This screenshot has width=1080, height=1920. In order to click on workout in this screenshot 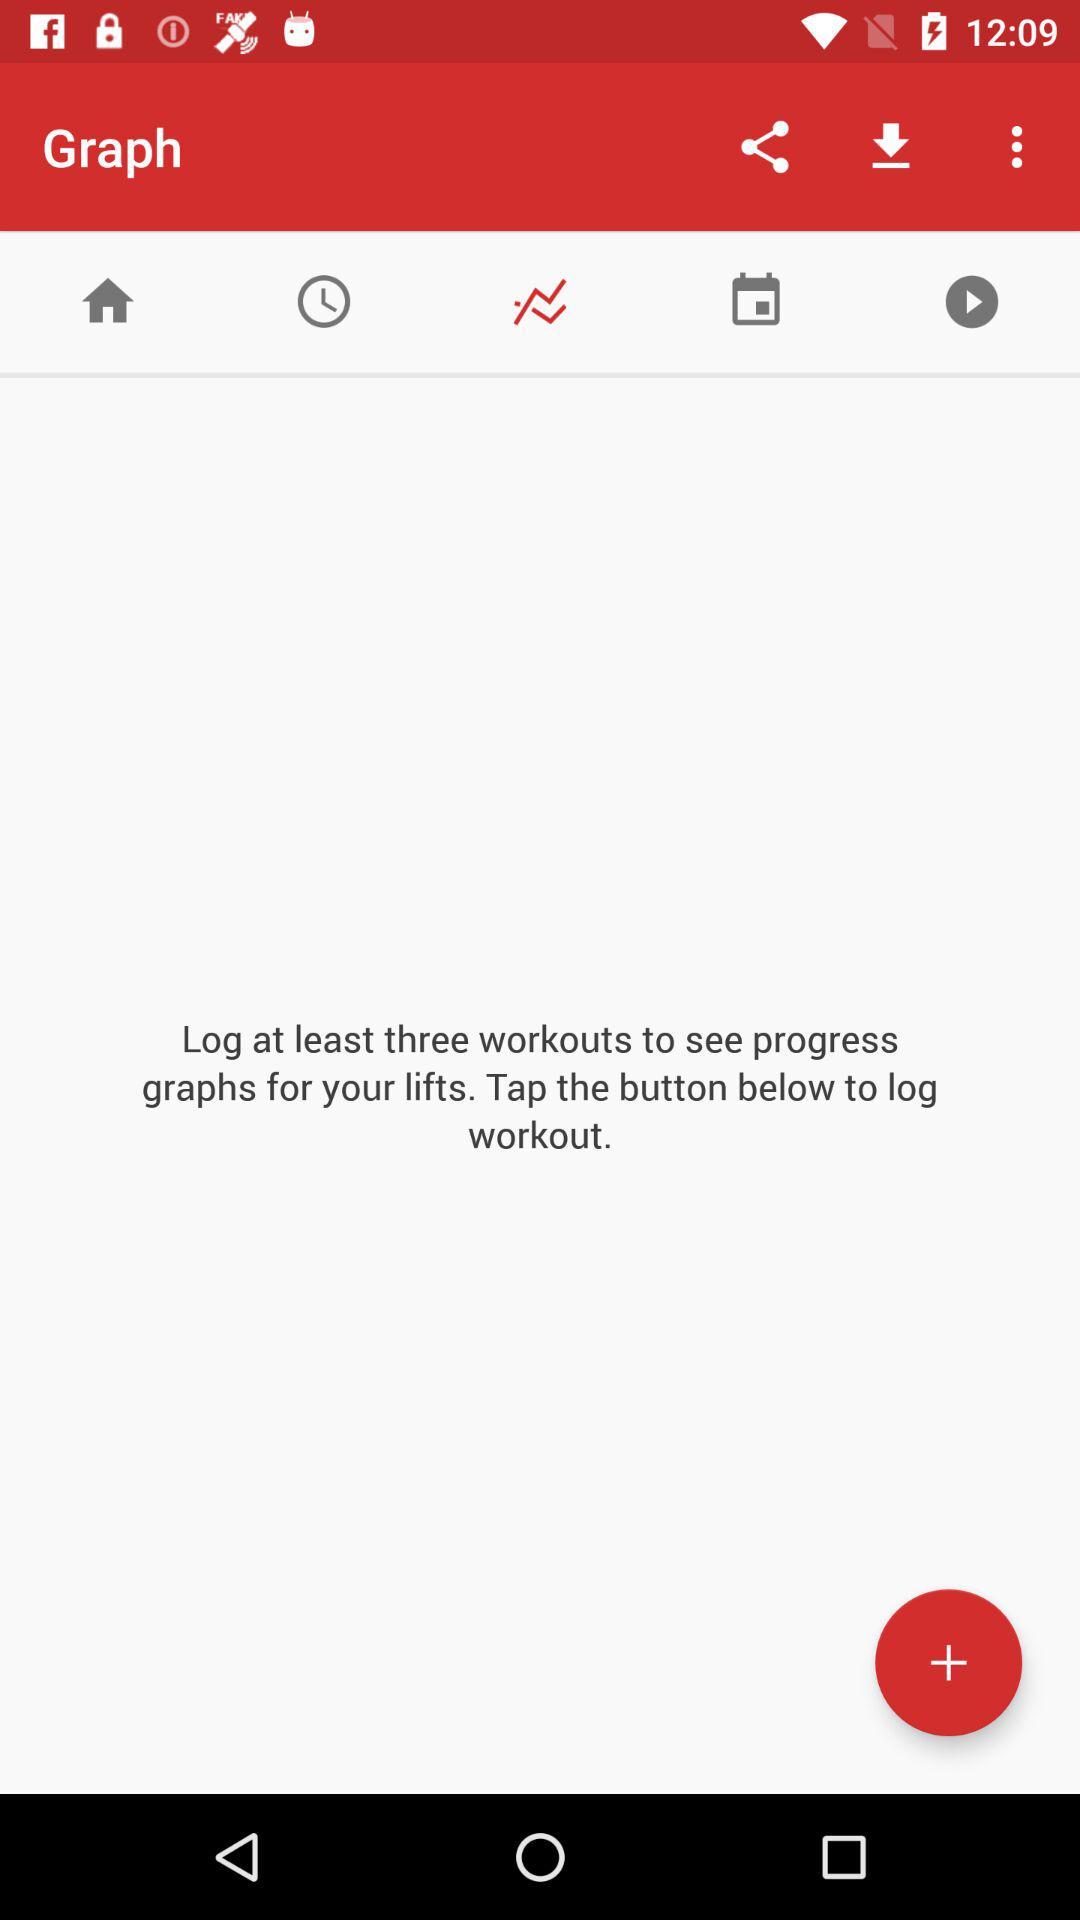, I will do `click(947, 1662)`.